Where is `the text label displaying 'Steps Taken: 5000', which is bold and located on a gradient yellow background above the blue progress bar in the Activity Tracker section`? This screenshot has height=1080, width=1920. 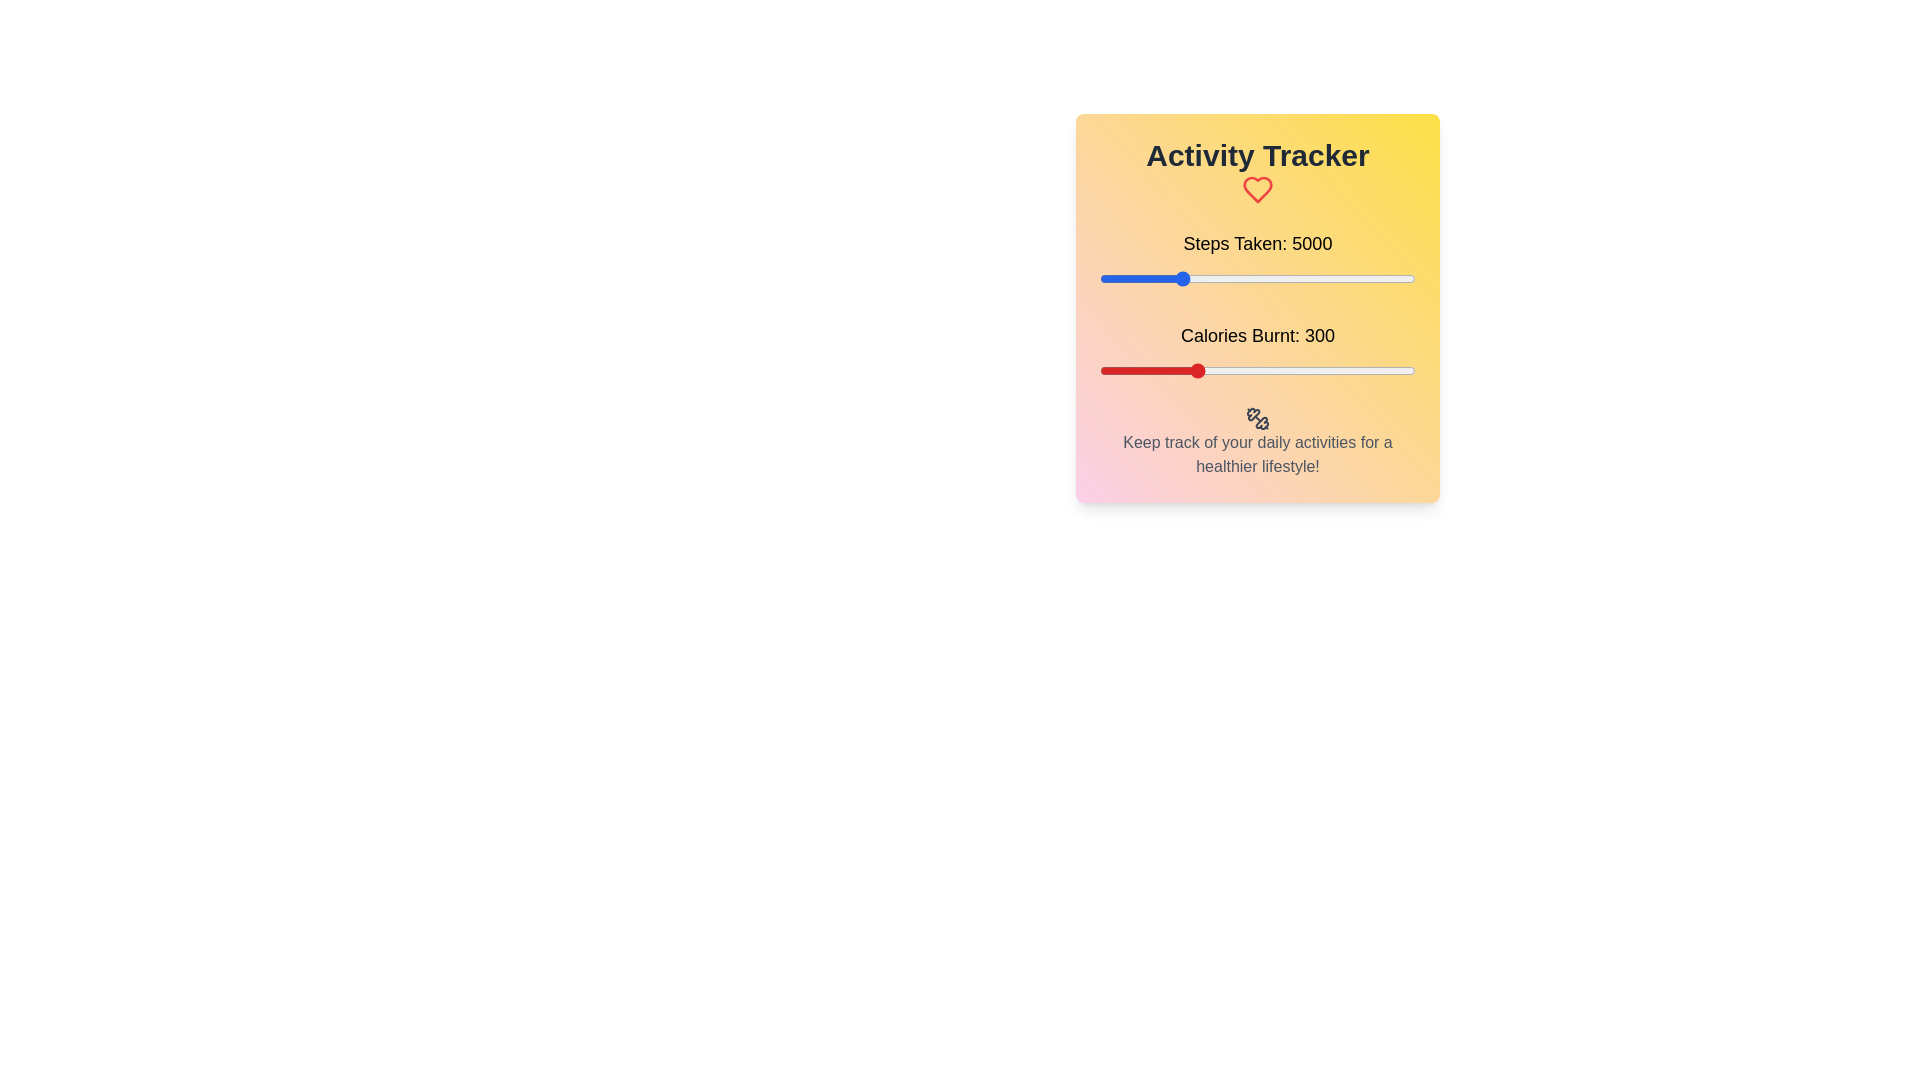
the text label displaying 'Steps Taken: 5000', which is bold and located on a gradient yellow background above the blue progress bar in the Activity Tracker section is located at coordinates (1256, 242).